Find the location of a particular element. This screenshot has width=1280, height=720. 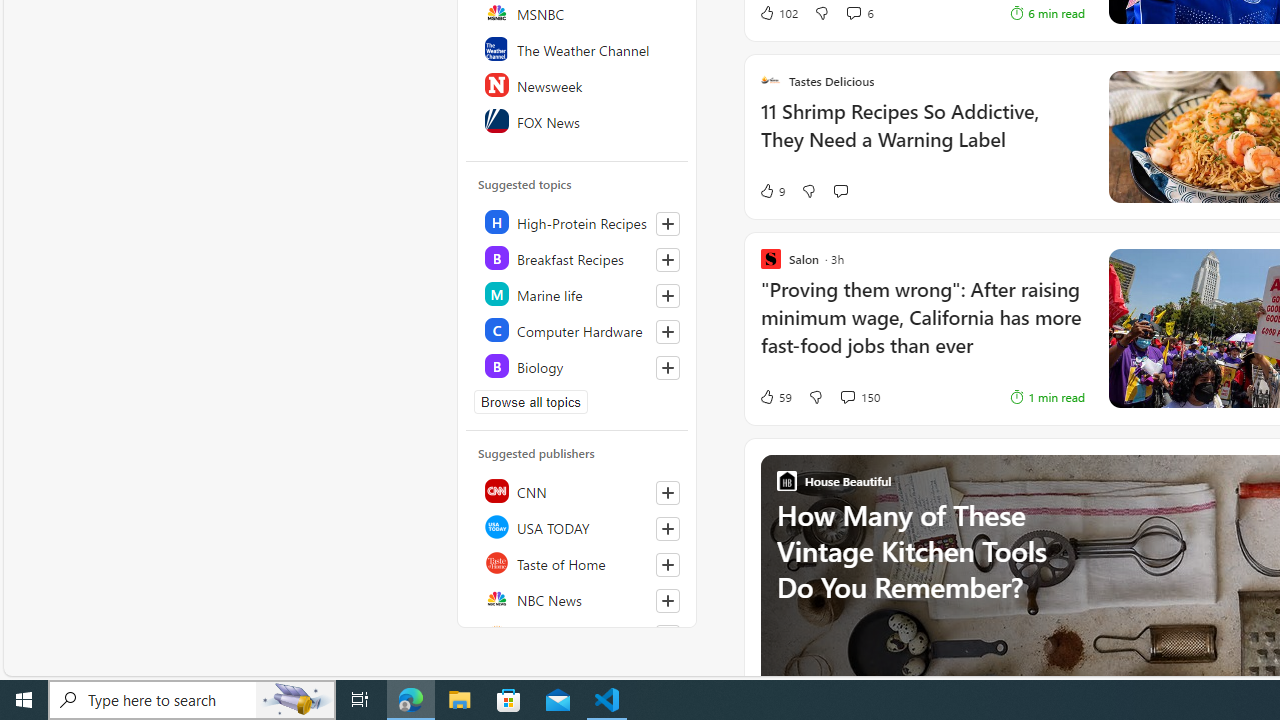

'View comments 150 Comment' is located at coordinates (859, 397).